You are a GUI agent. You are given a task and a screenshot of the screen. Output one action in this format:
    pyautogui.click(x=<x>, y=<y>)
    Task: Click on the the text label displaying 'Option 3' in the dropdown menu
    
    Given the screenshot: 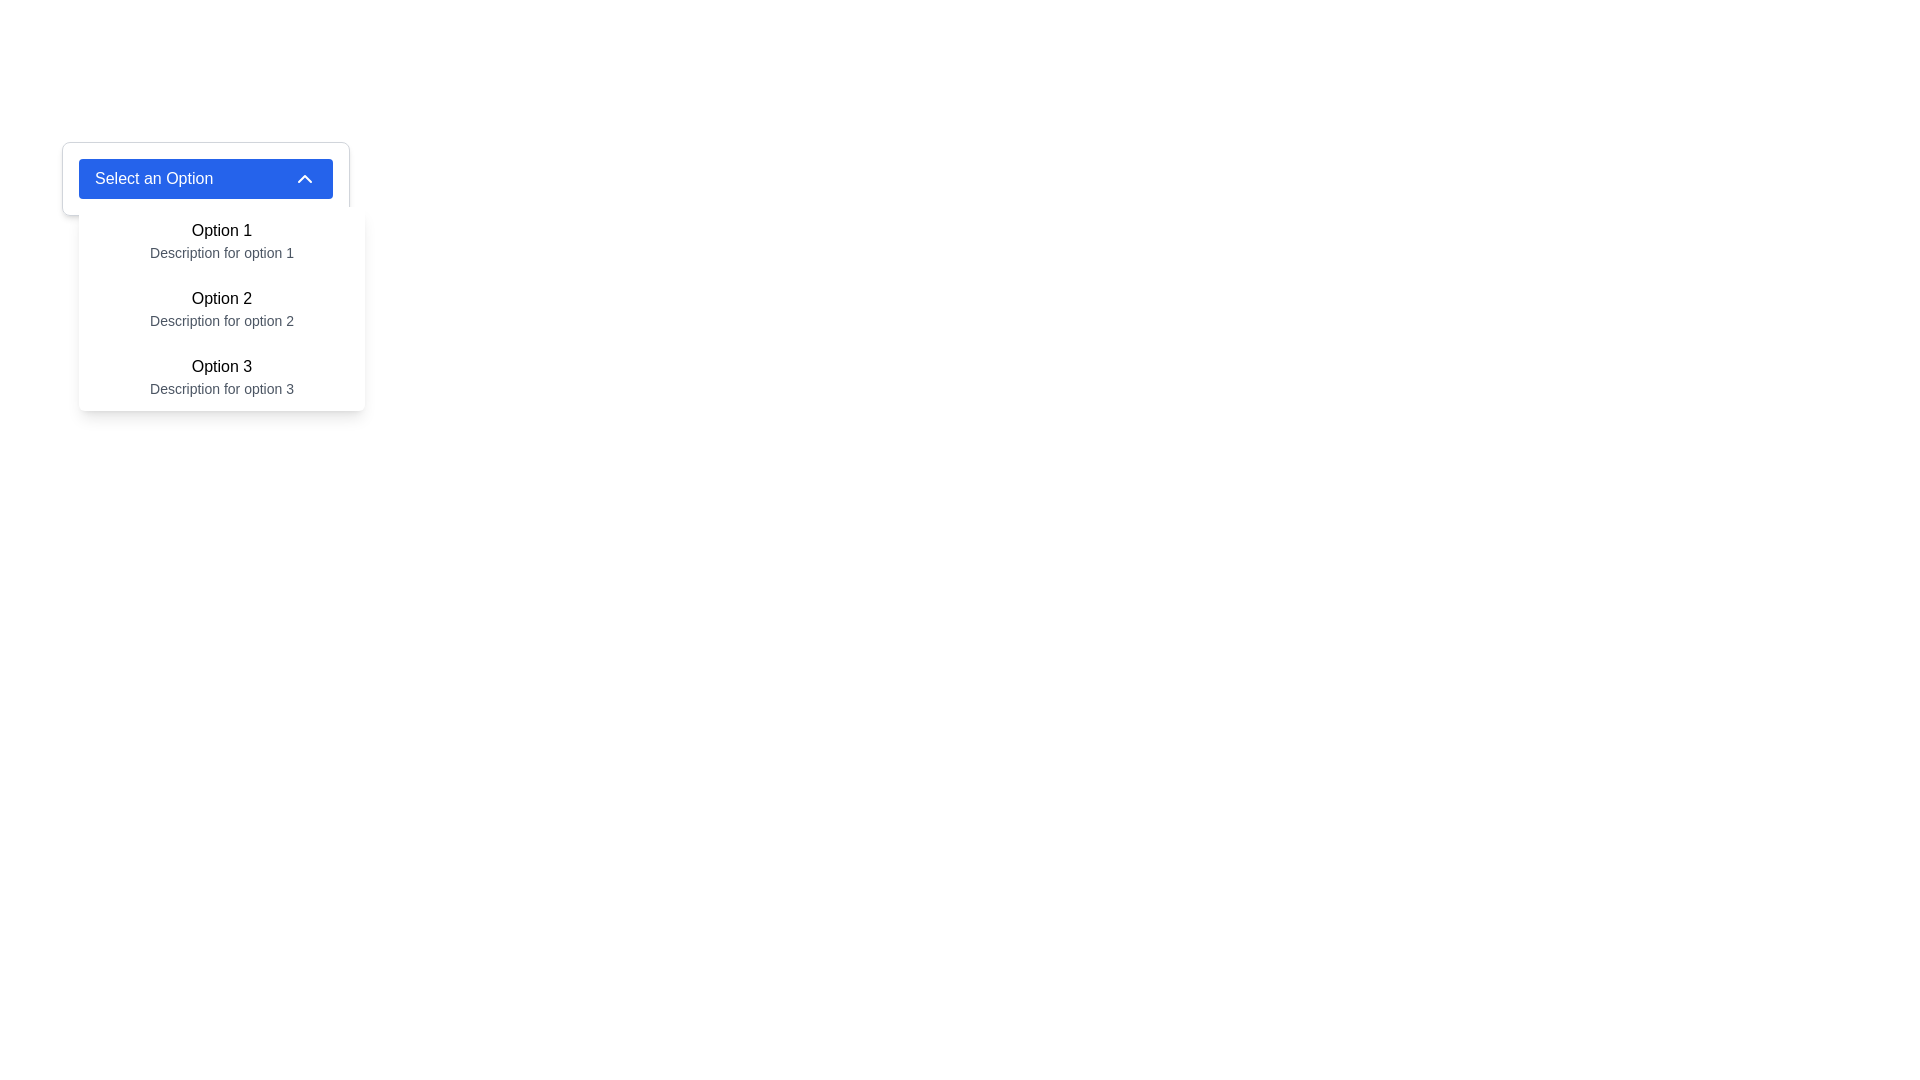 What is the action you would take?
    pyautogui.click(x=221, y=366)
    